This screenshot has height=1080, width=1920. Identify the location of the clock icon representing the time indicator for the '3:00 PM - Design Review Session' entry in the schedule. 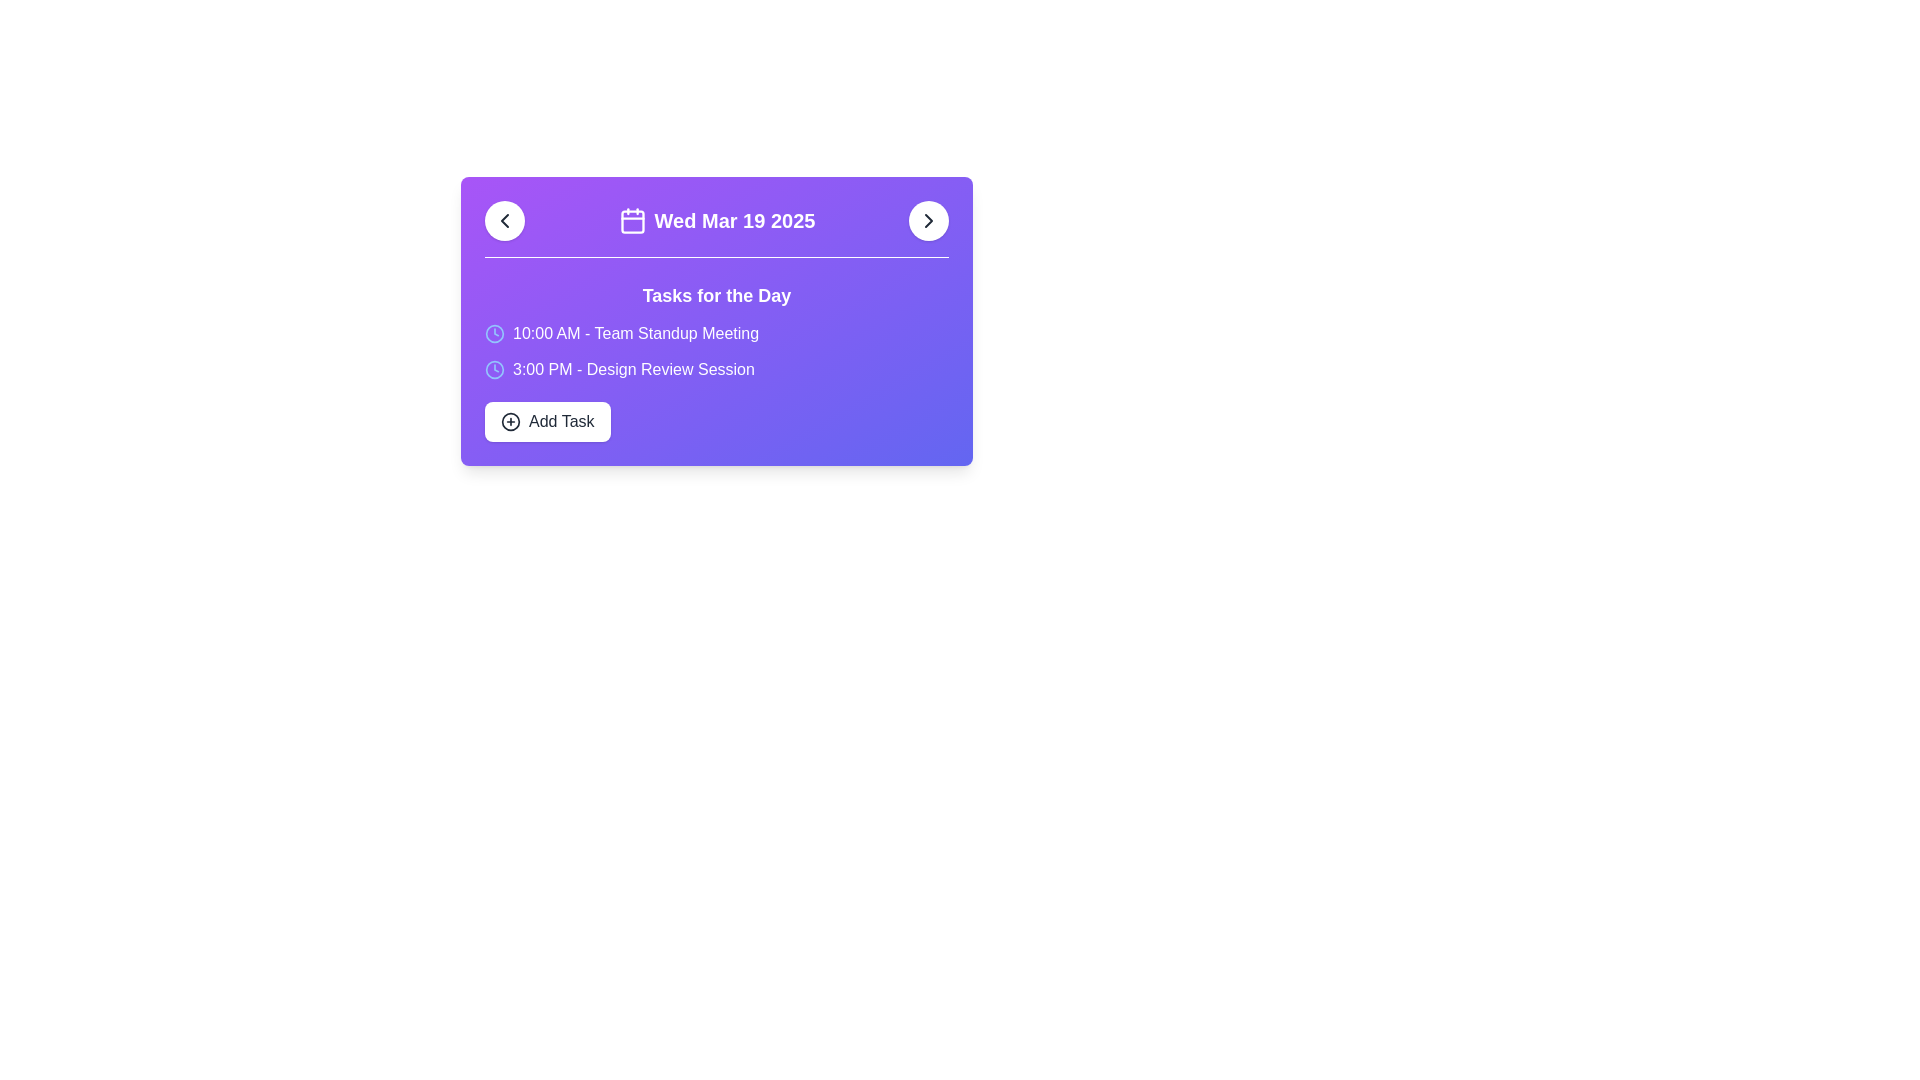
(494, 370).